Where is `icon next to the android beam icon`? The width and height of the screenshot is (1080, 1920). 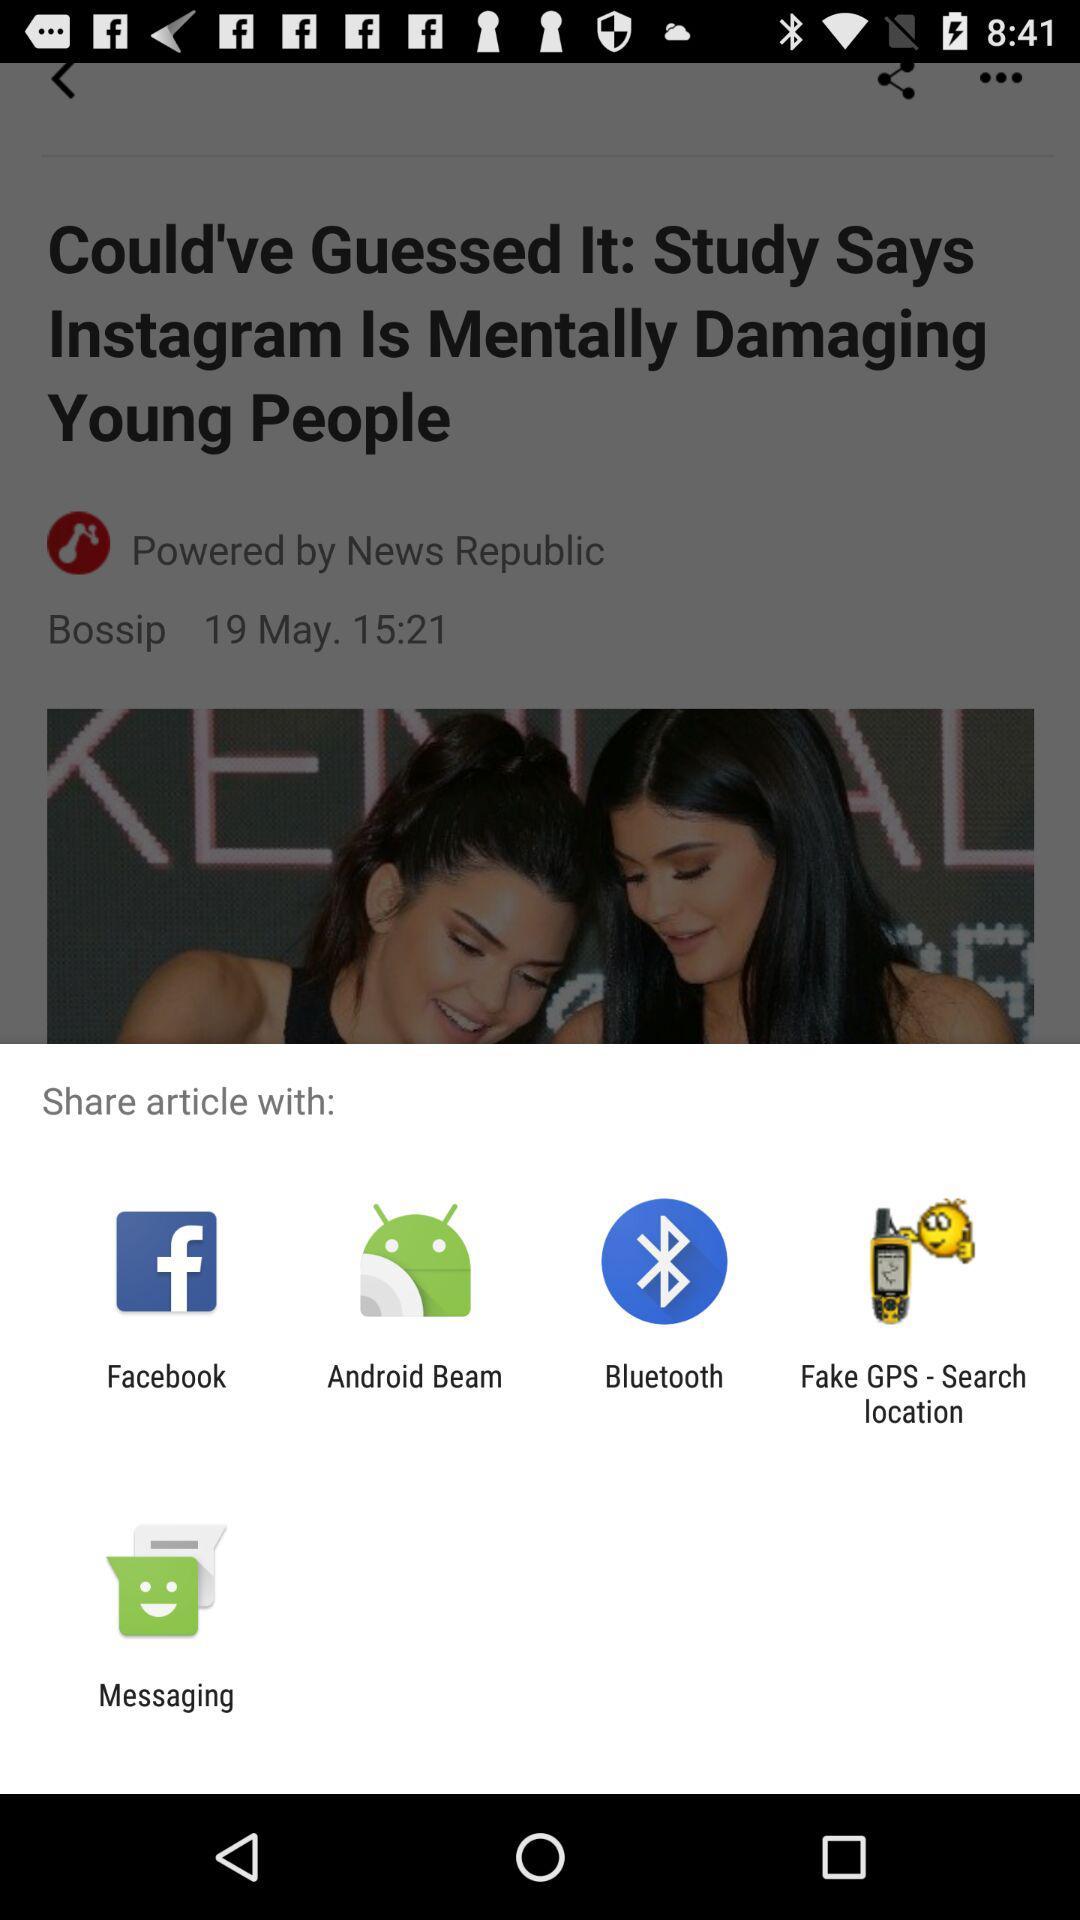 icon next to the android beam icon is located at coordinates (664, 1392).